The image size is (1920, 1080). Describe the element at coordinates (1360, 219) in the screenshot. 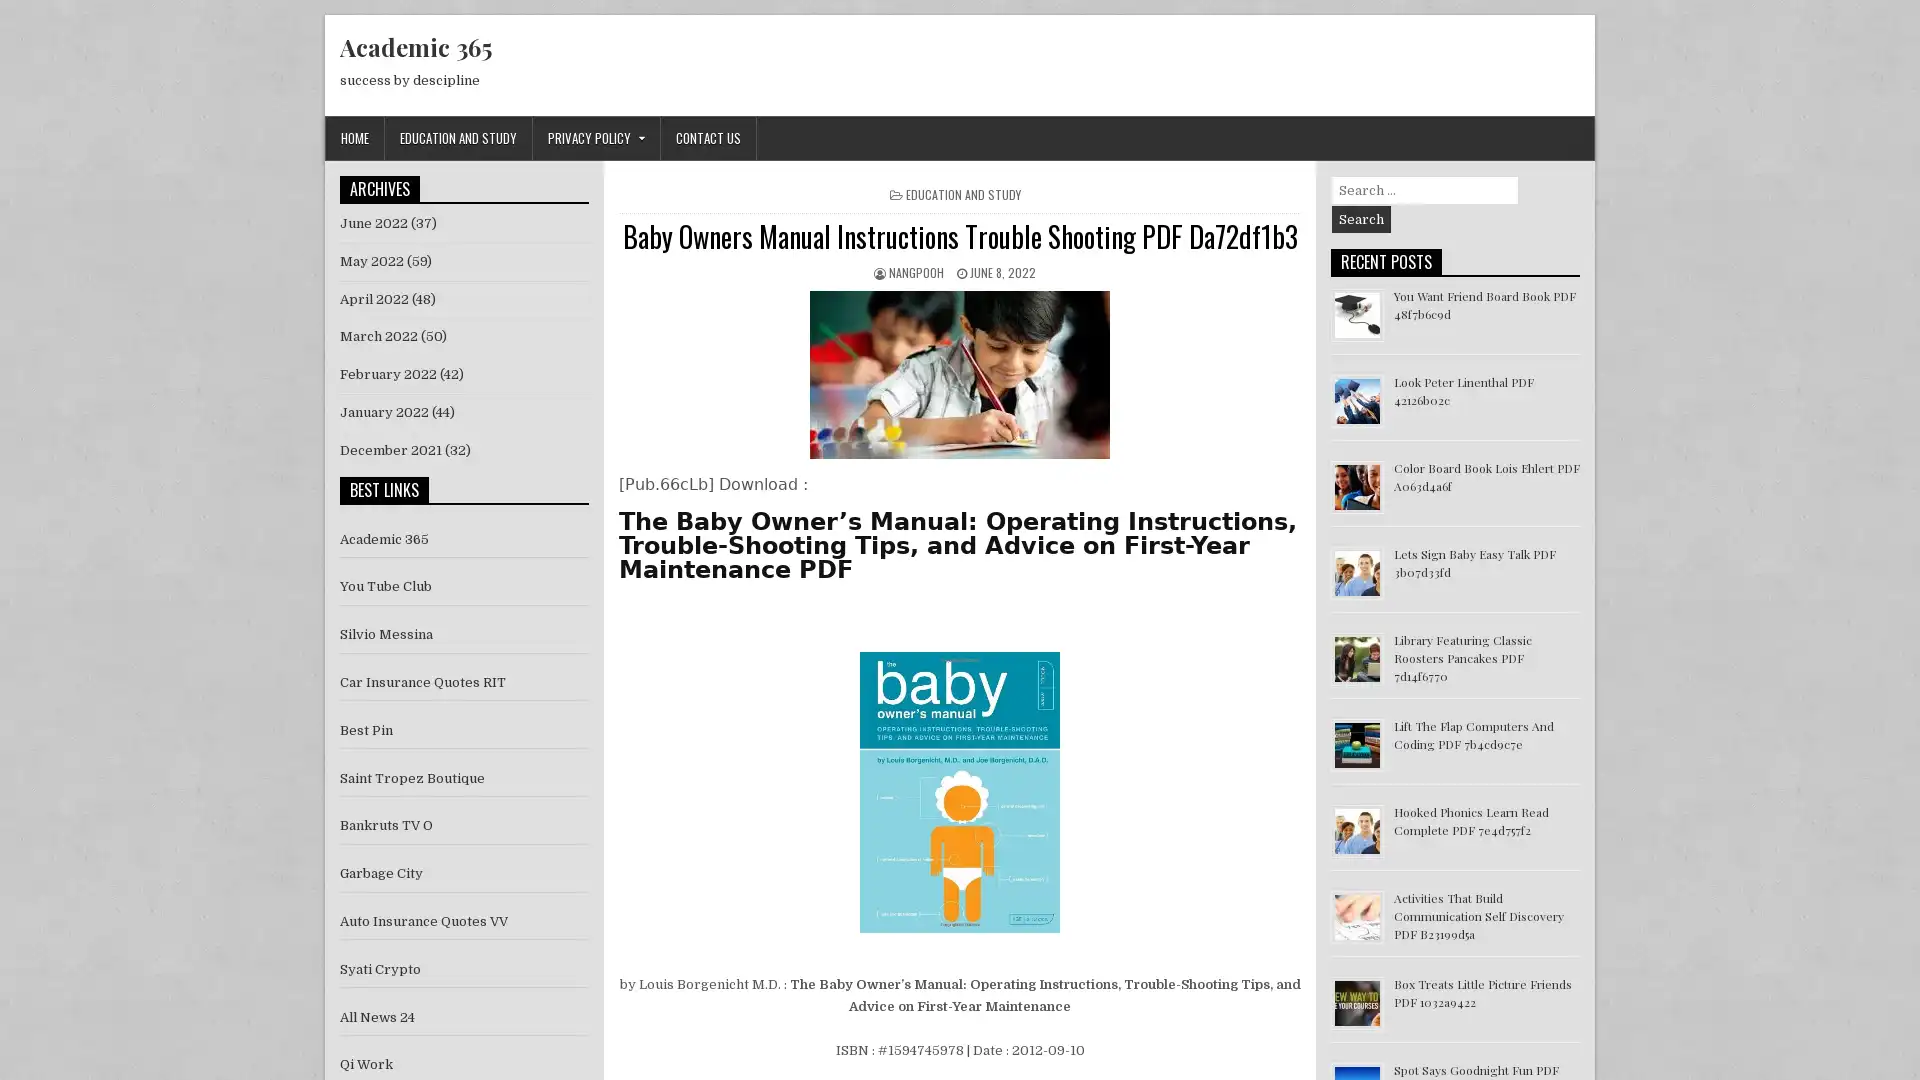

I see `Search` at that location.